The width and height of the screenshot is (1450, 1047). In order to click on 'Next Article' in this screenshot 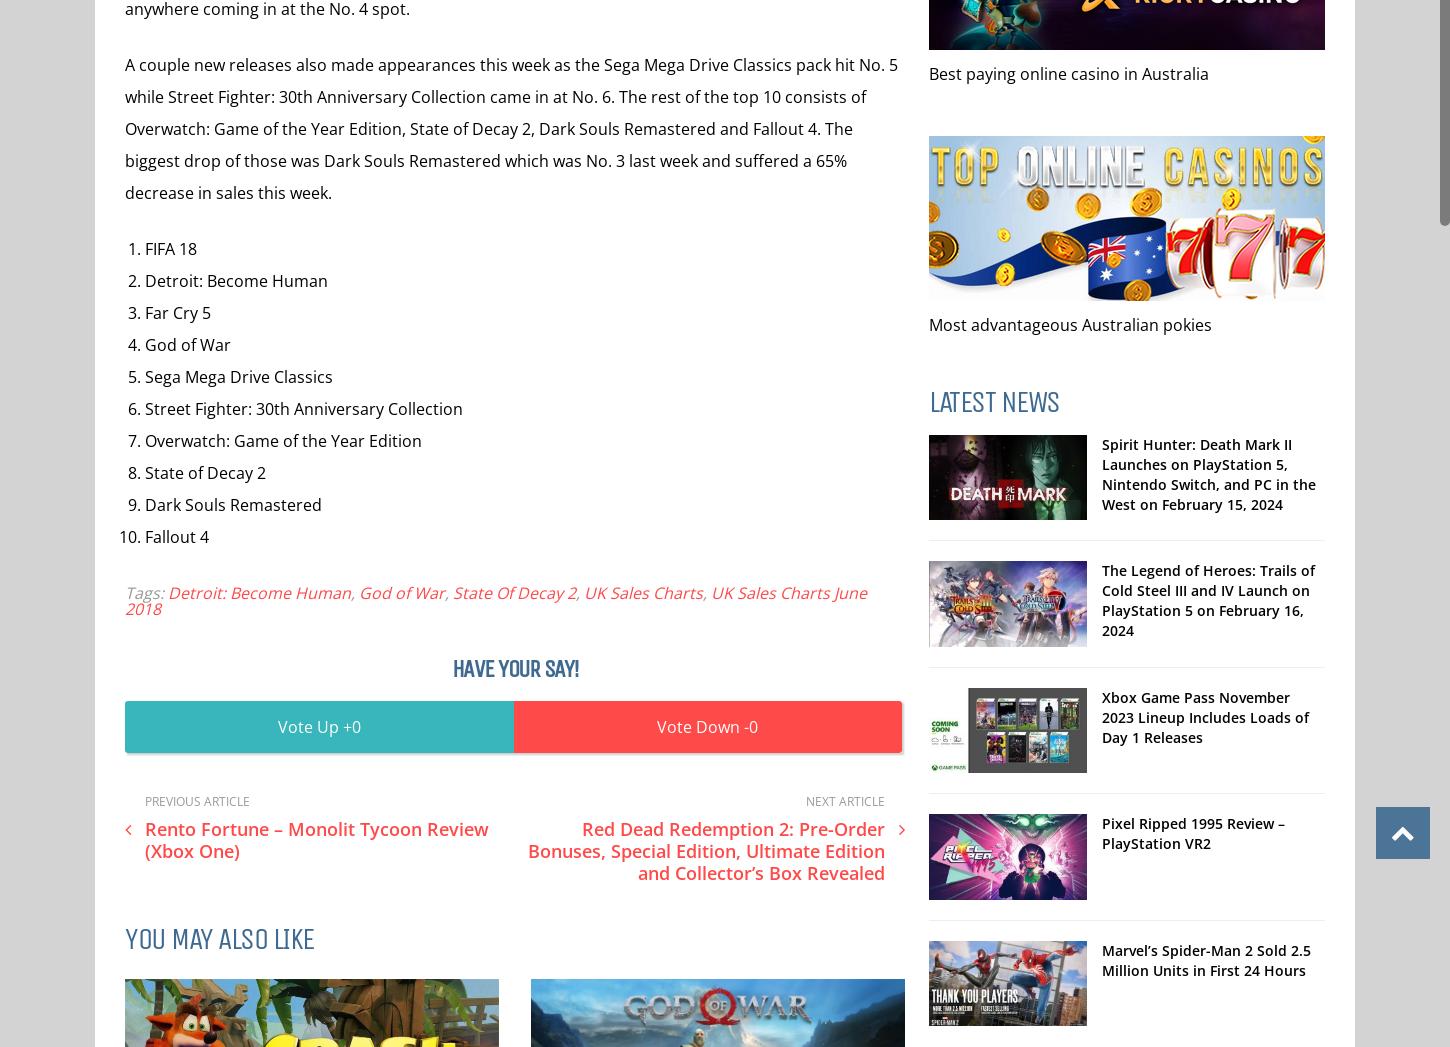, I will do `click(845, 800)`.